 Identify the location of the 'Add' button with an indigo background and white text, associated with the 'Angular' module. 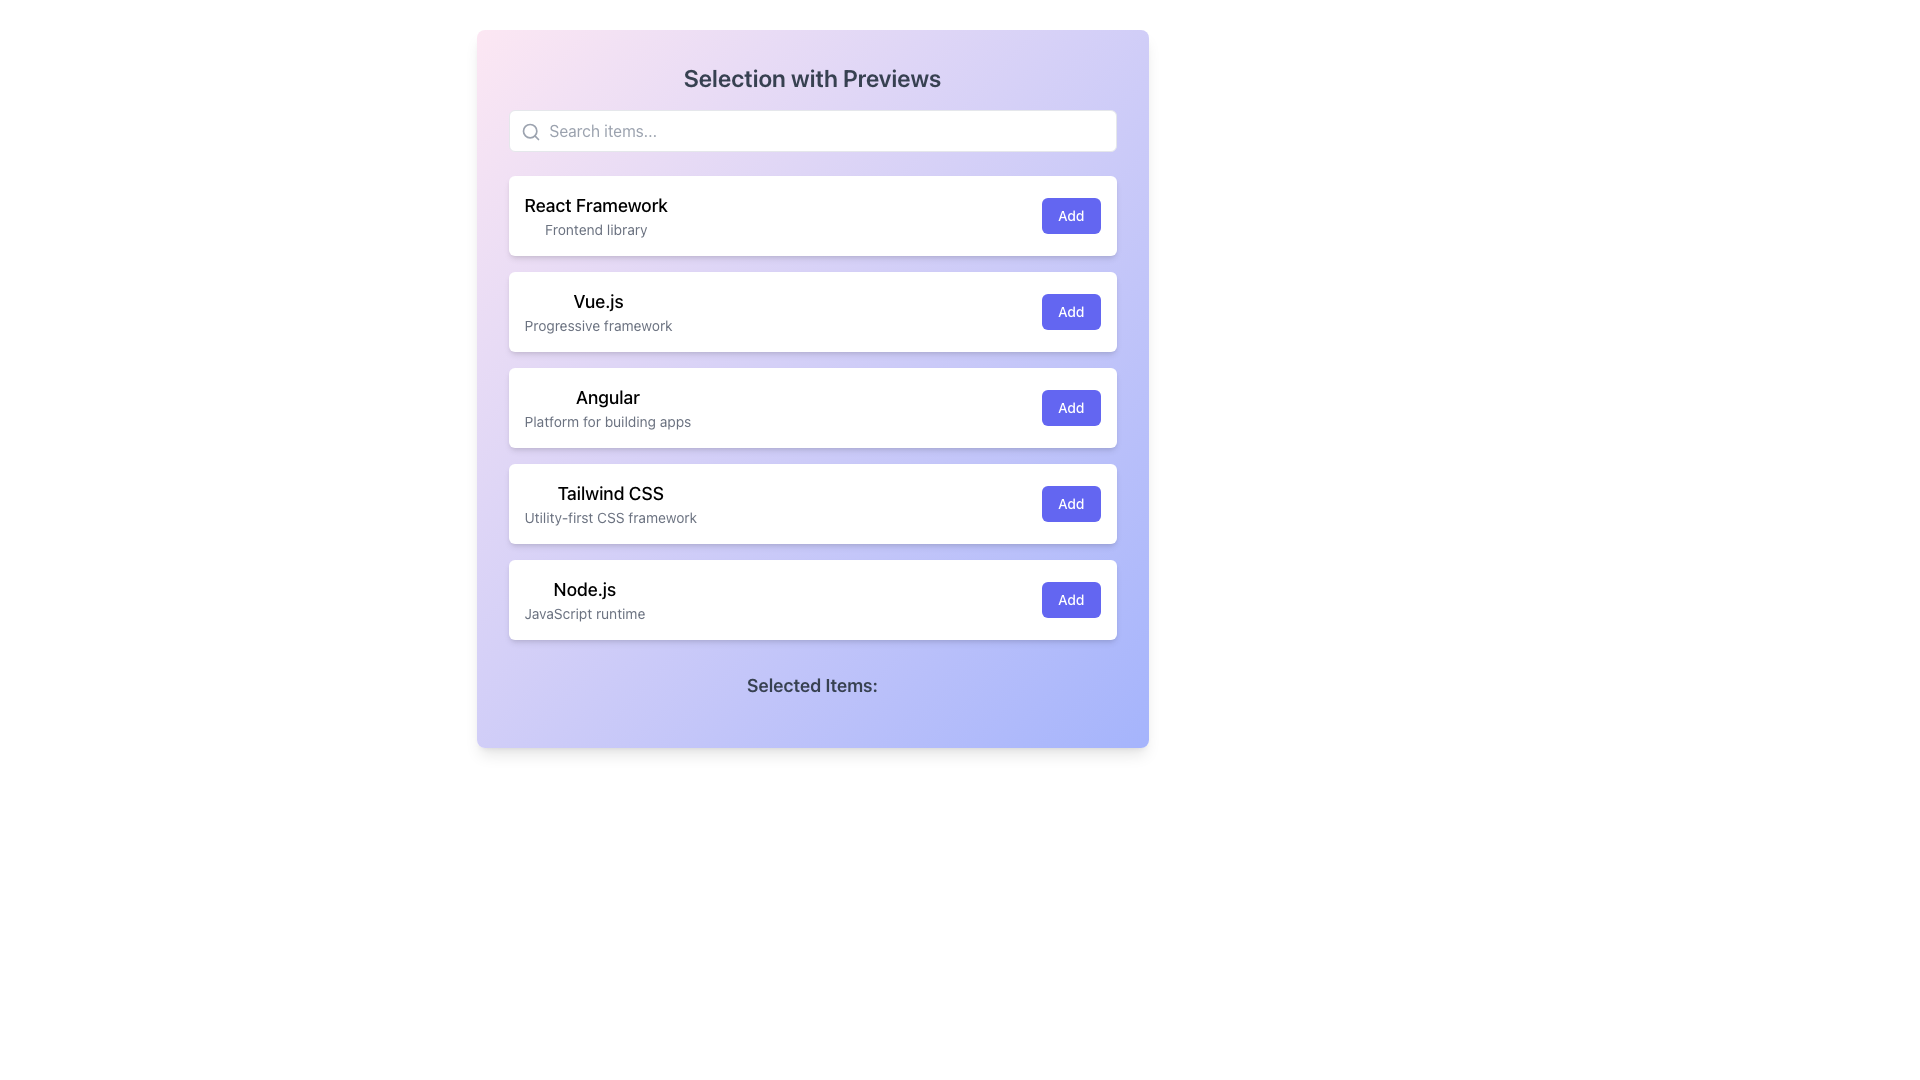
(1069, 407).